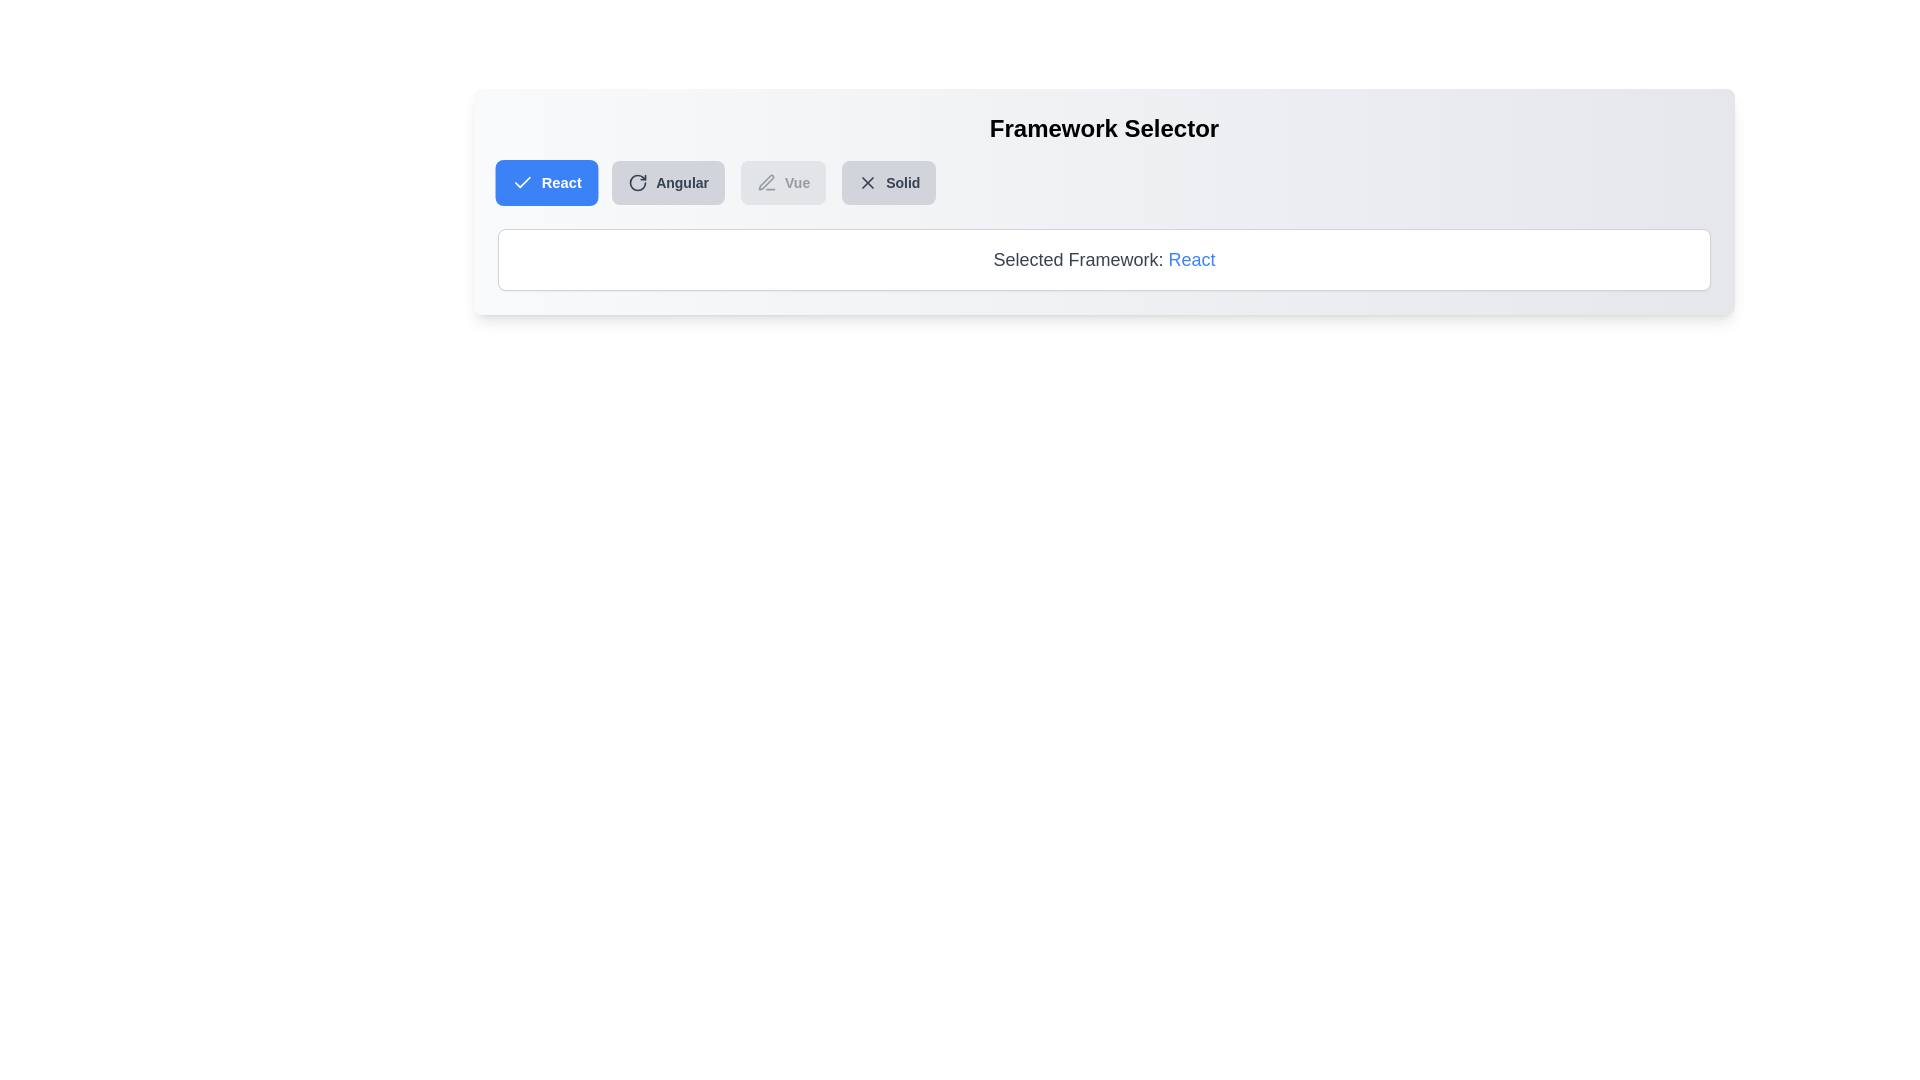 Image resolution: width=1920 pixels, height=1080 pixels. Describe the element at coordinates (1191, 258) in the screenshot. I see `the text element displaying the currently selected framework, which indicates 'React' in the phrase 'Selected Framework: React'` at that location.